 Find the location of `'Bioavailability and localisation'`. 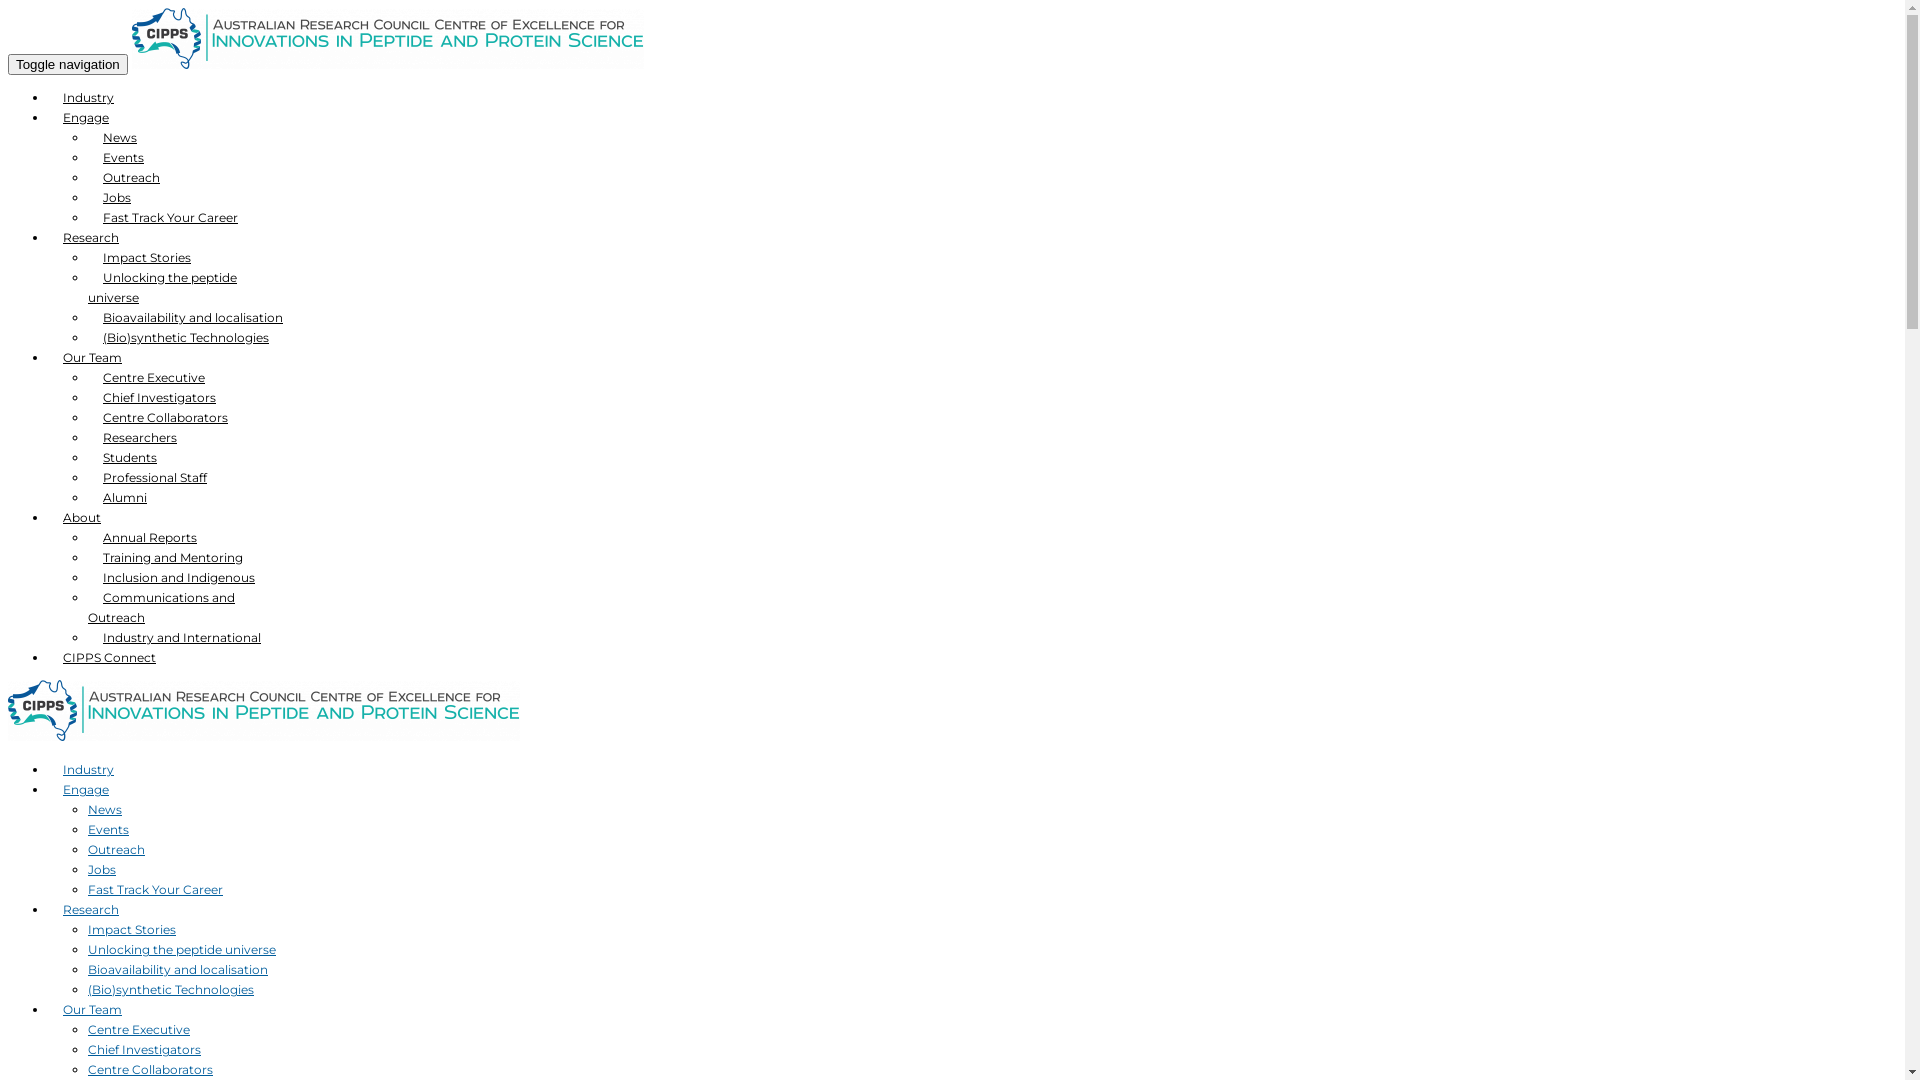

'Bioavailability and localisation' is located at coordinates (86, 968).